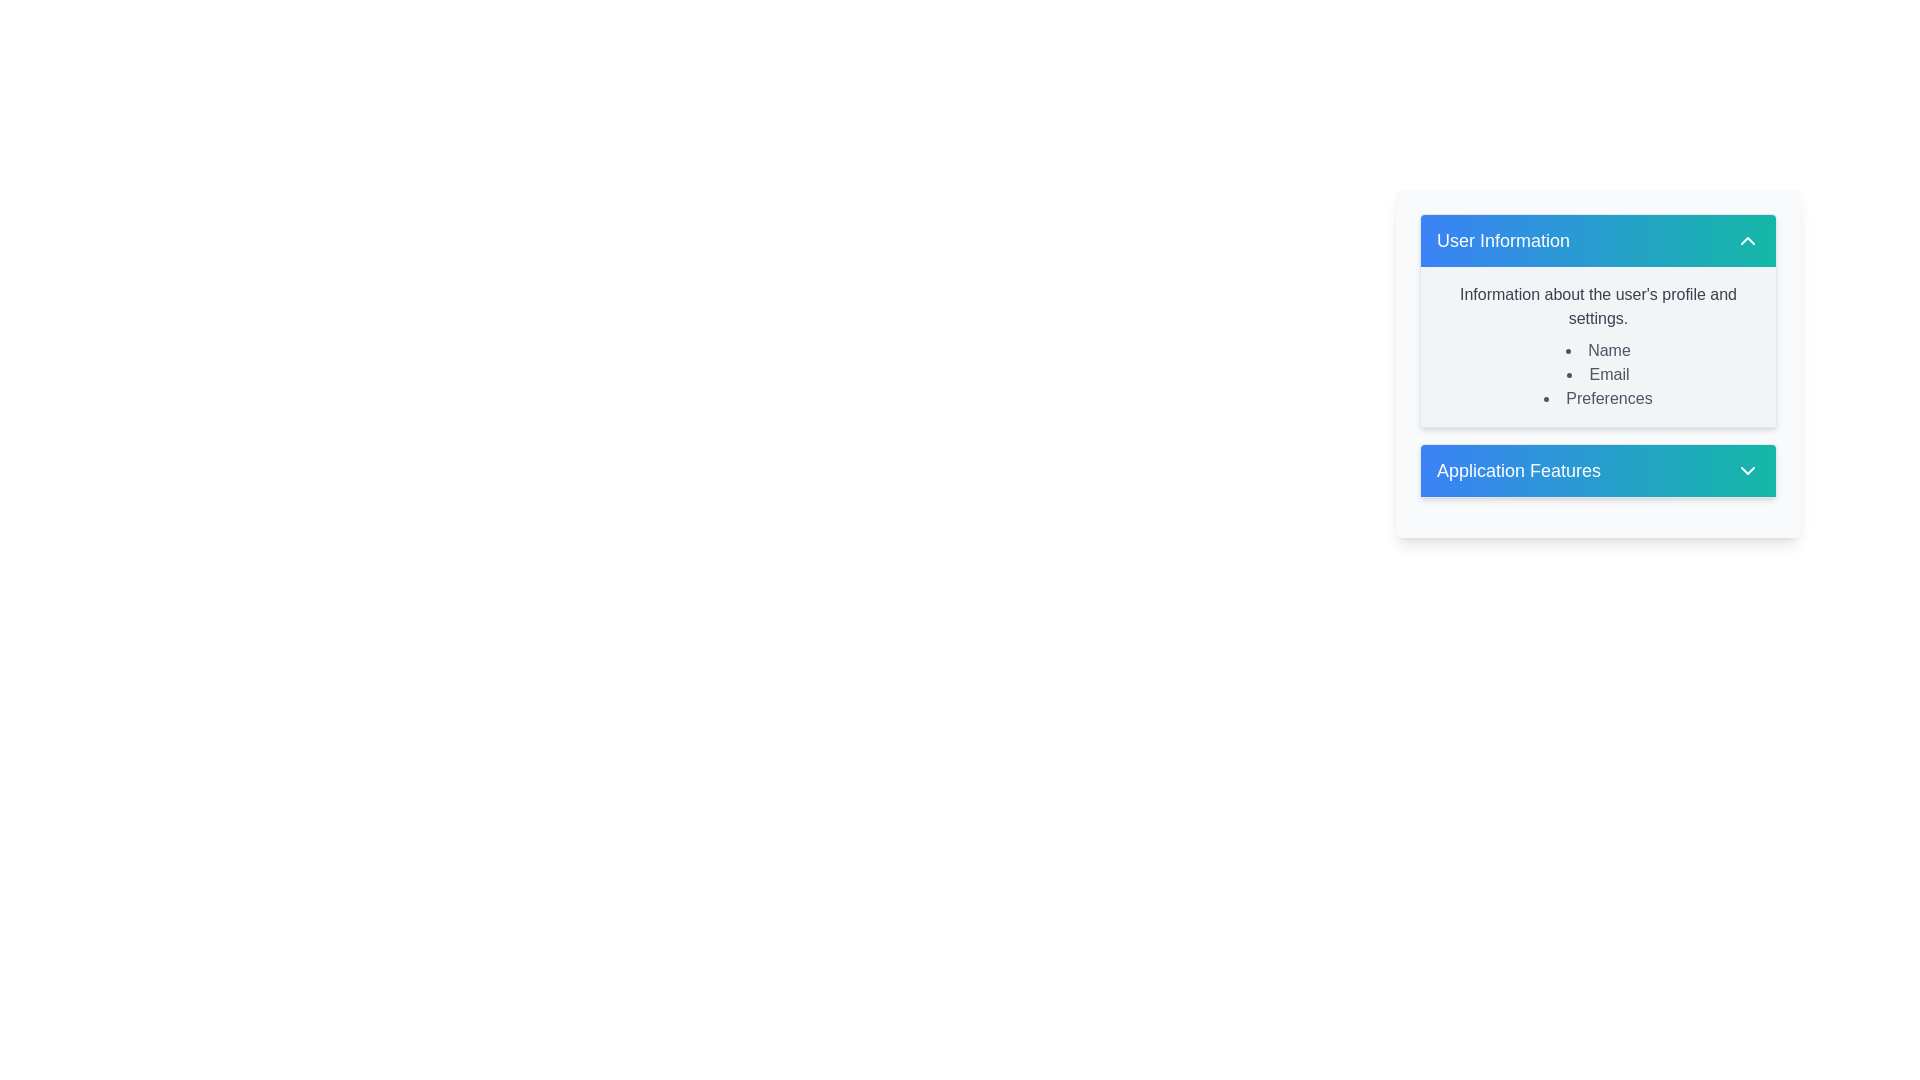 The height and width of the screenshot is (1080, 1920). Describe the element at coordinates (1597, 363) in the screenshot. I see `contents of the Informational text block displaying user profile information, which includes name, email, and preferences, located centrally within the 'User Information' section` at that location.